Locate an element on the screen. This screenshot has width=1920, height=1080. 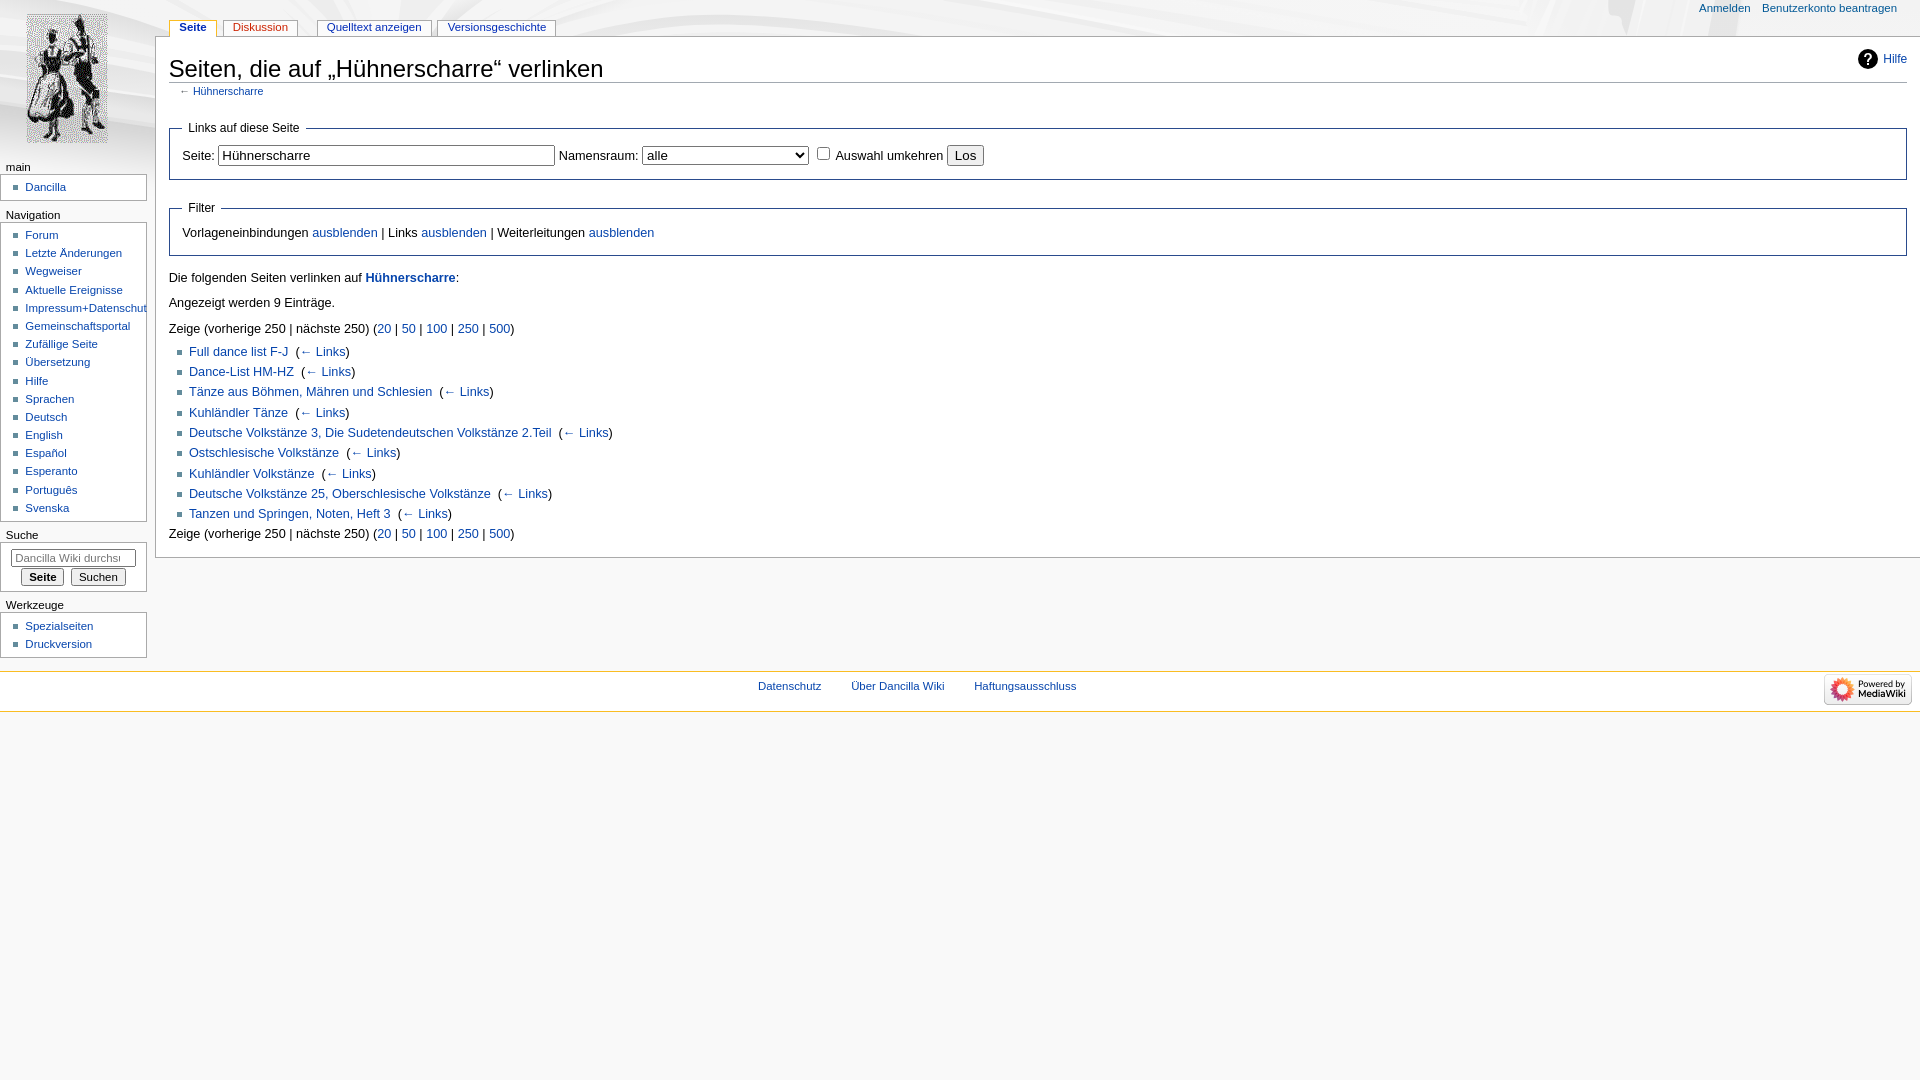
'Aktuelle Ereignisse' is located at coordinates (73, 289).